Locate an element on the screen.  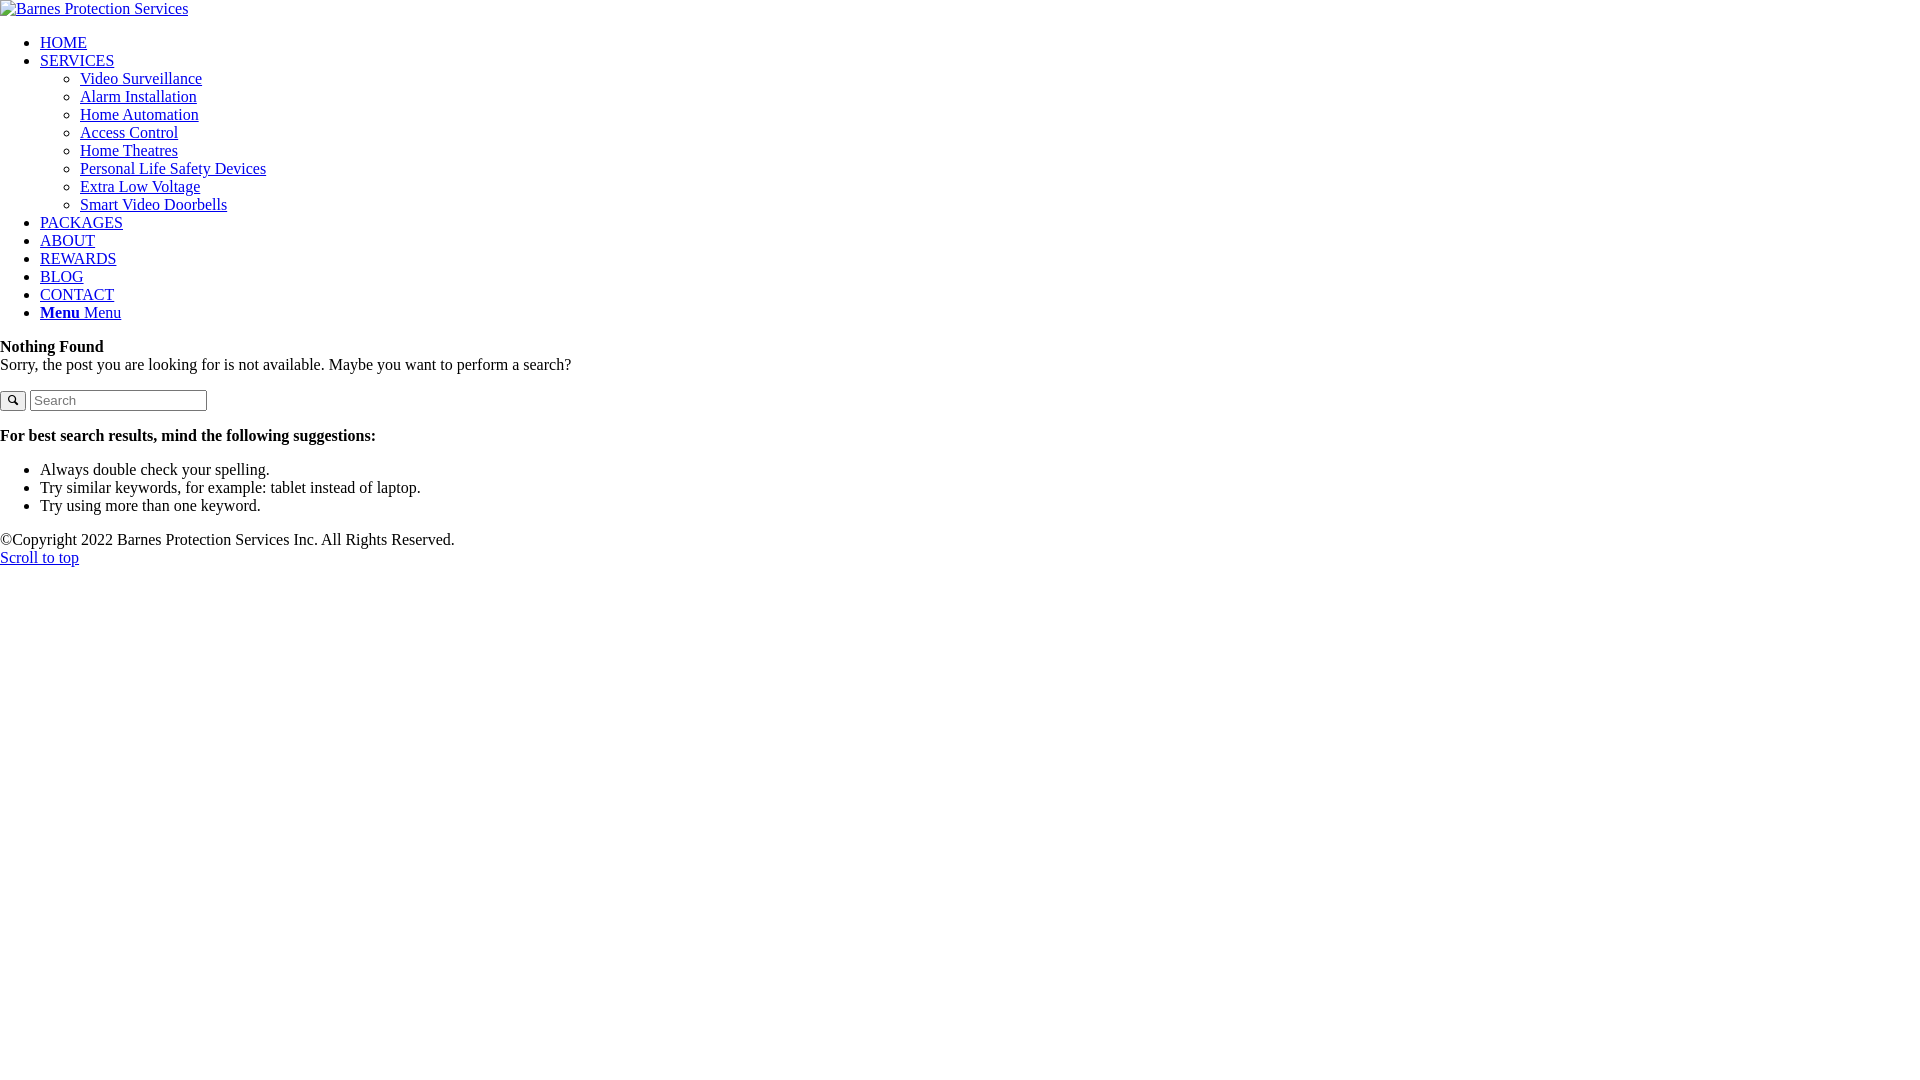
'HOME' is located at coordinates (39, 42).